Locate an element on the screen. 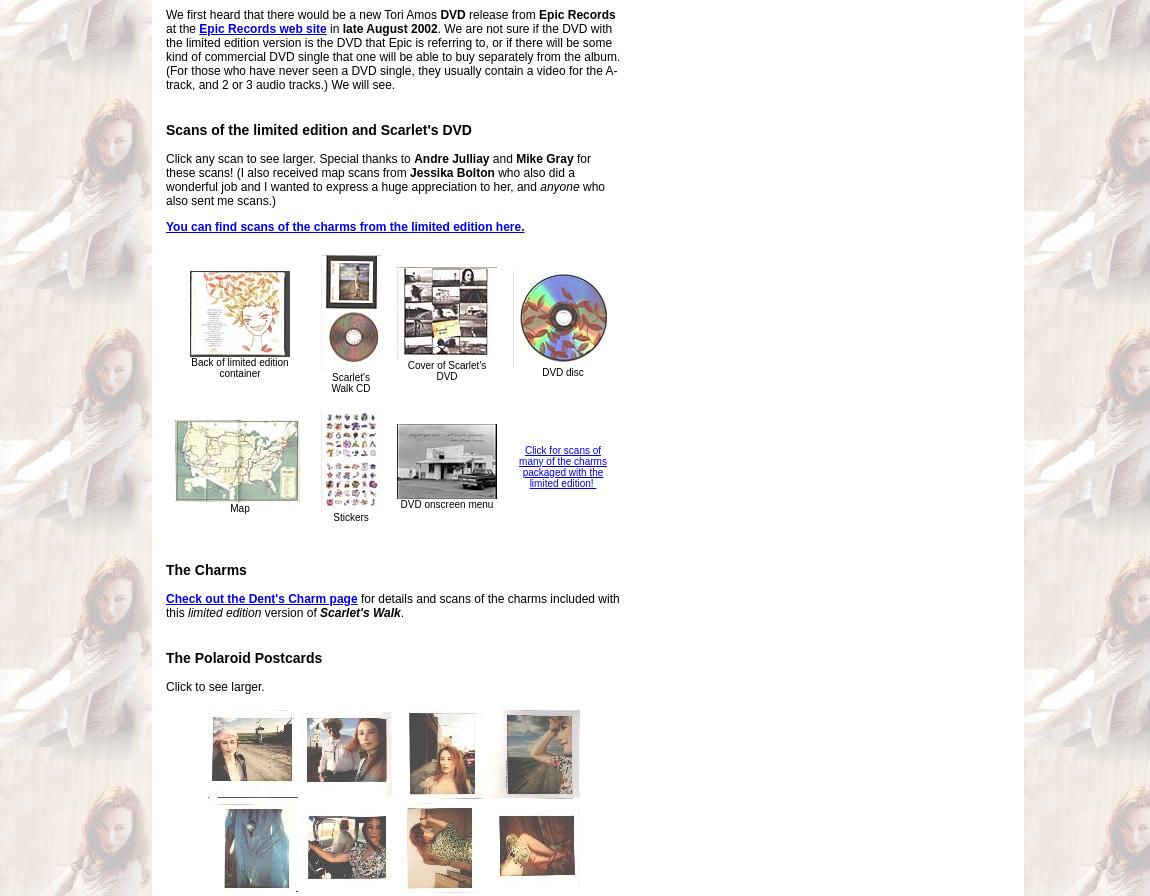  'Andre Julliay' is located at coordinates (451, 159).